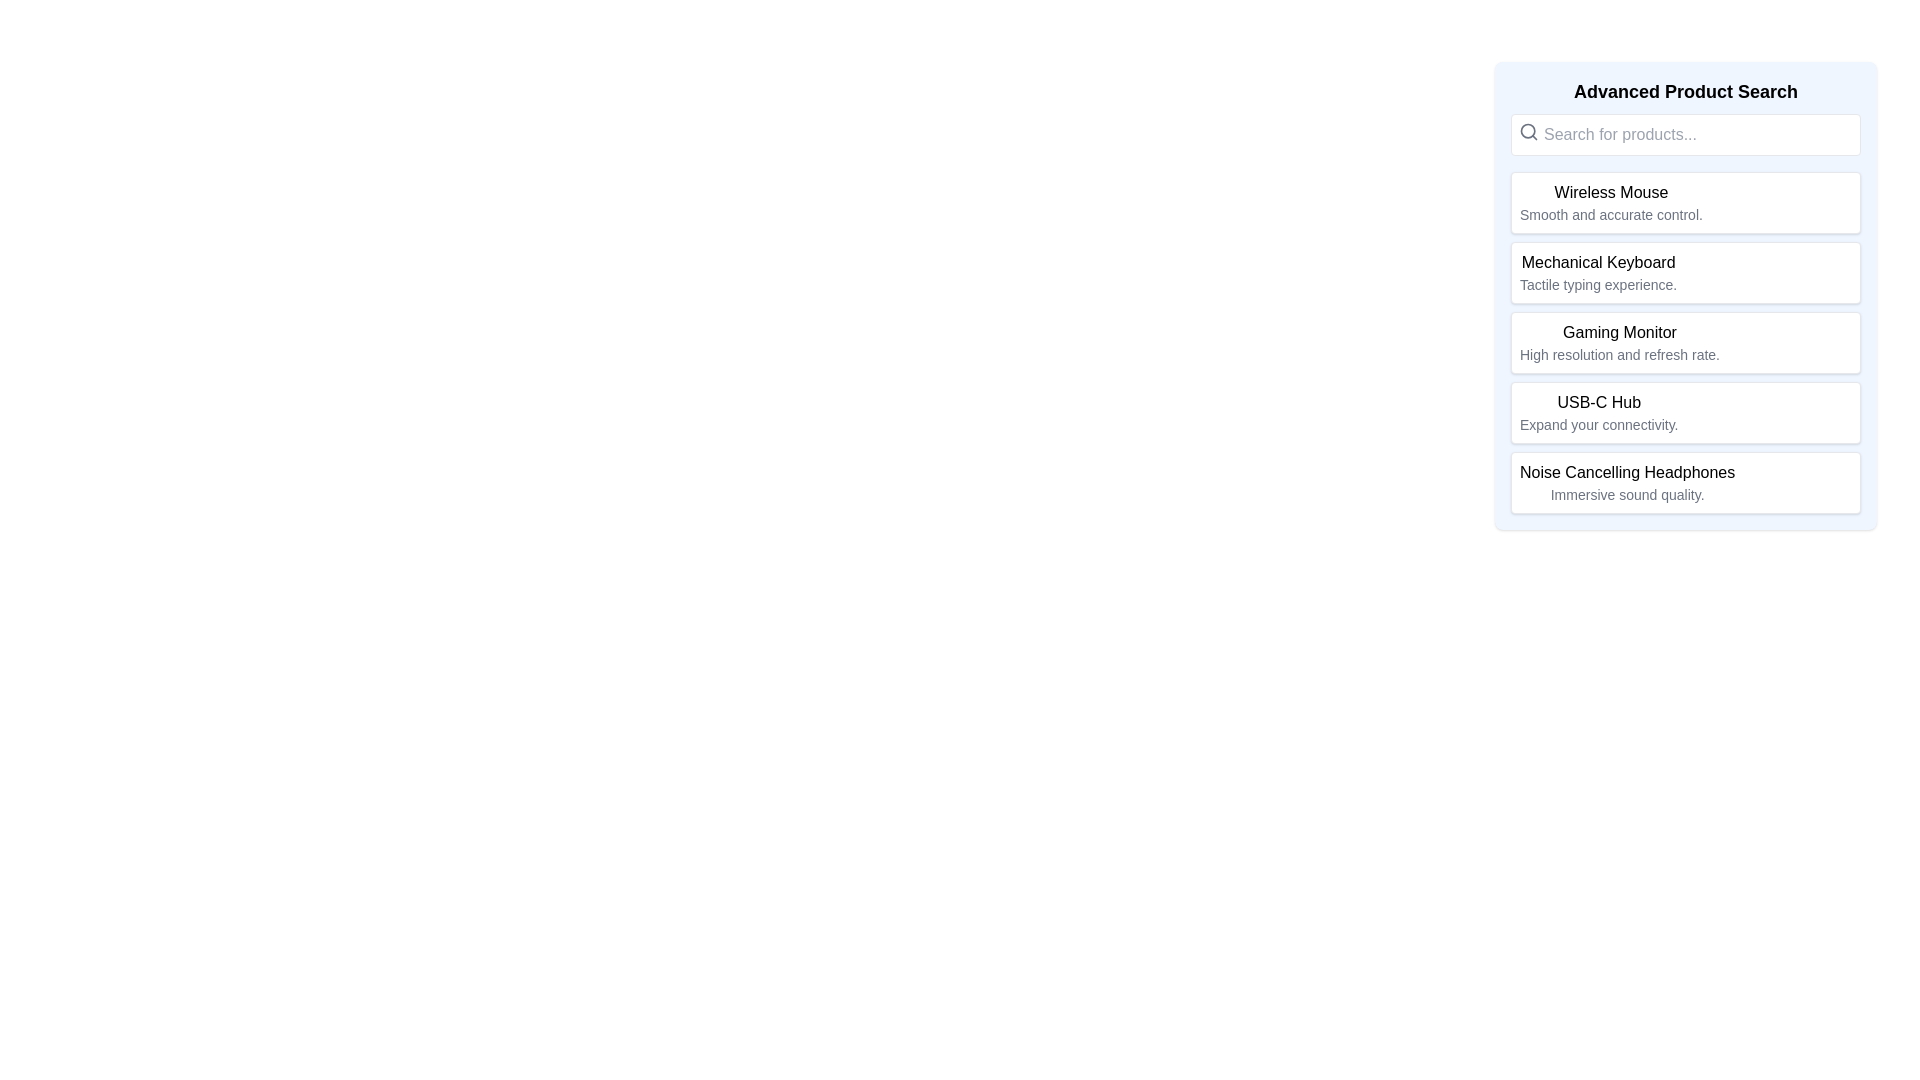  Describe the element at coordinates (1684, 411) in the screenshot. I see `the 'USB-C Hub' list item styled as a button for keyboard navigation` at that location.